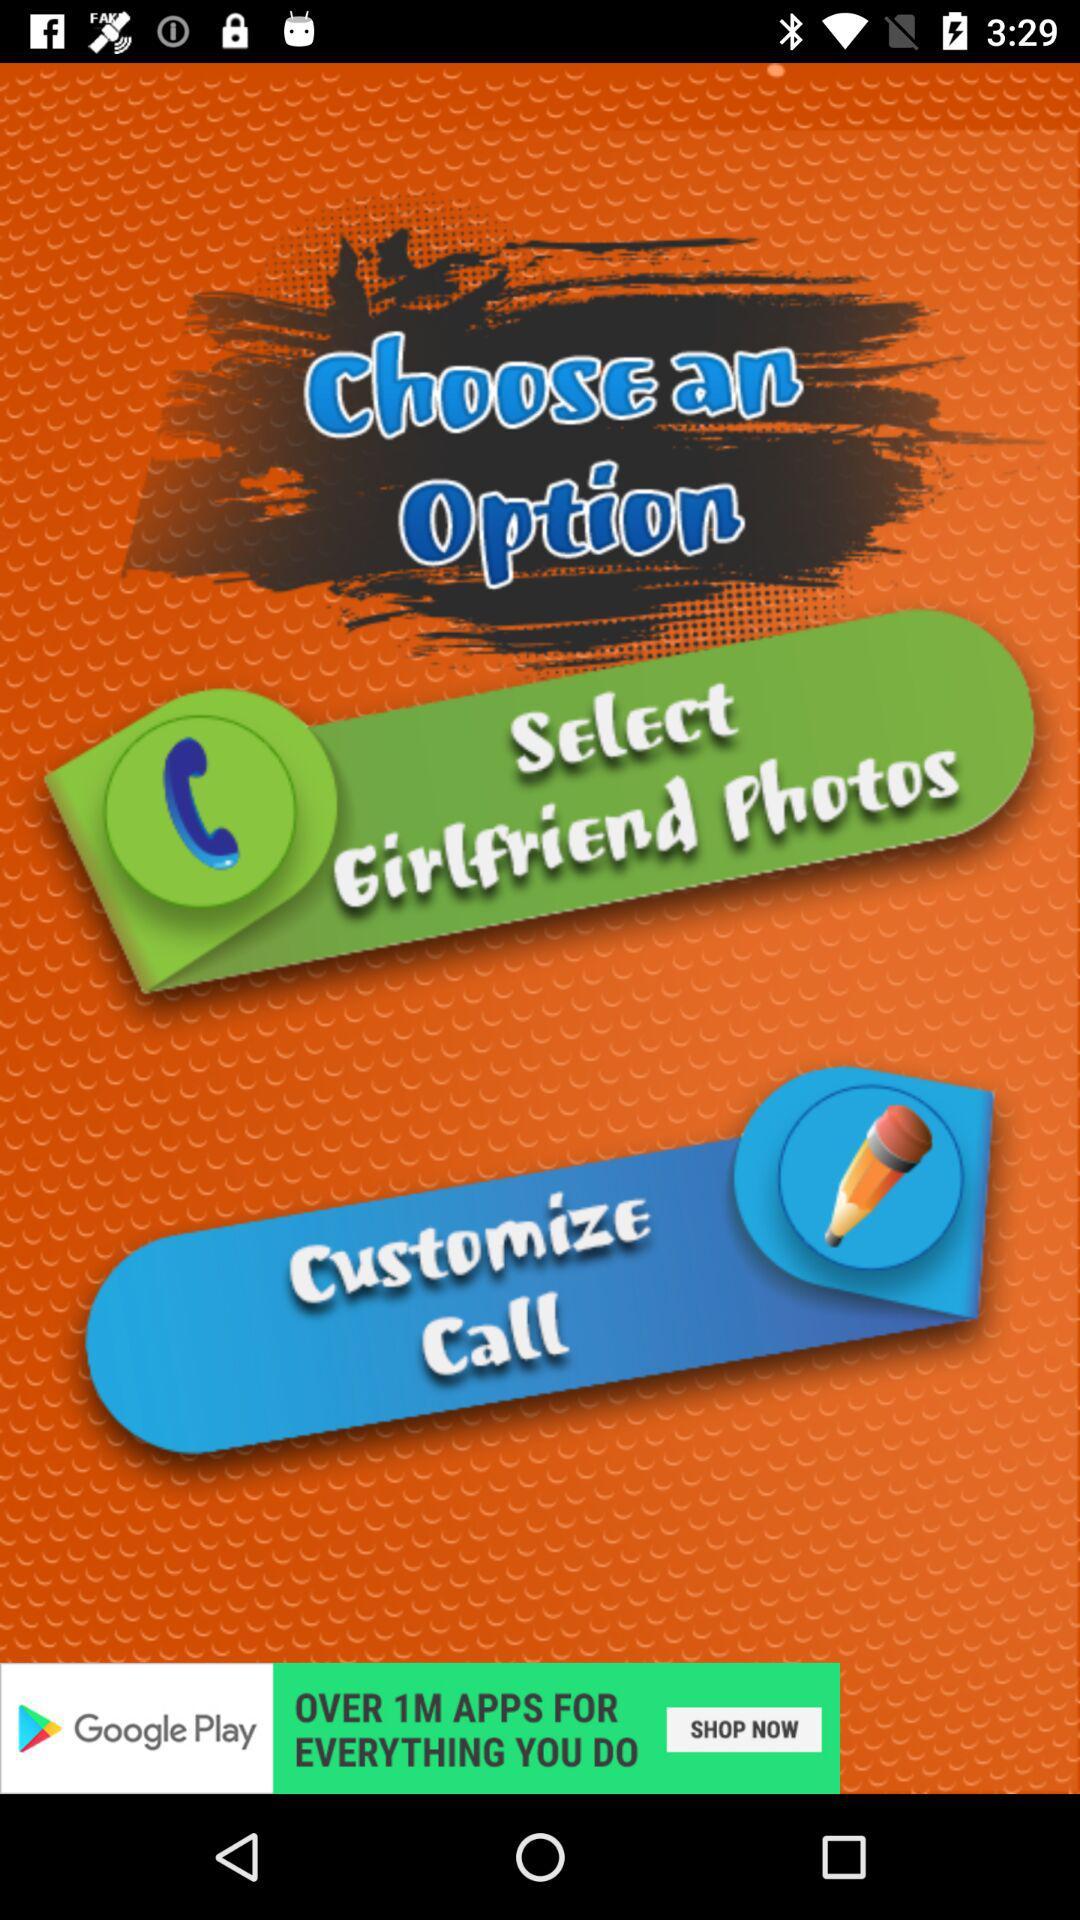  Describe the element at coordinates (540, 820) in the screenshot. I see `choose button` at that location.